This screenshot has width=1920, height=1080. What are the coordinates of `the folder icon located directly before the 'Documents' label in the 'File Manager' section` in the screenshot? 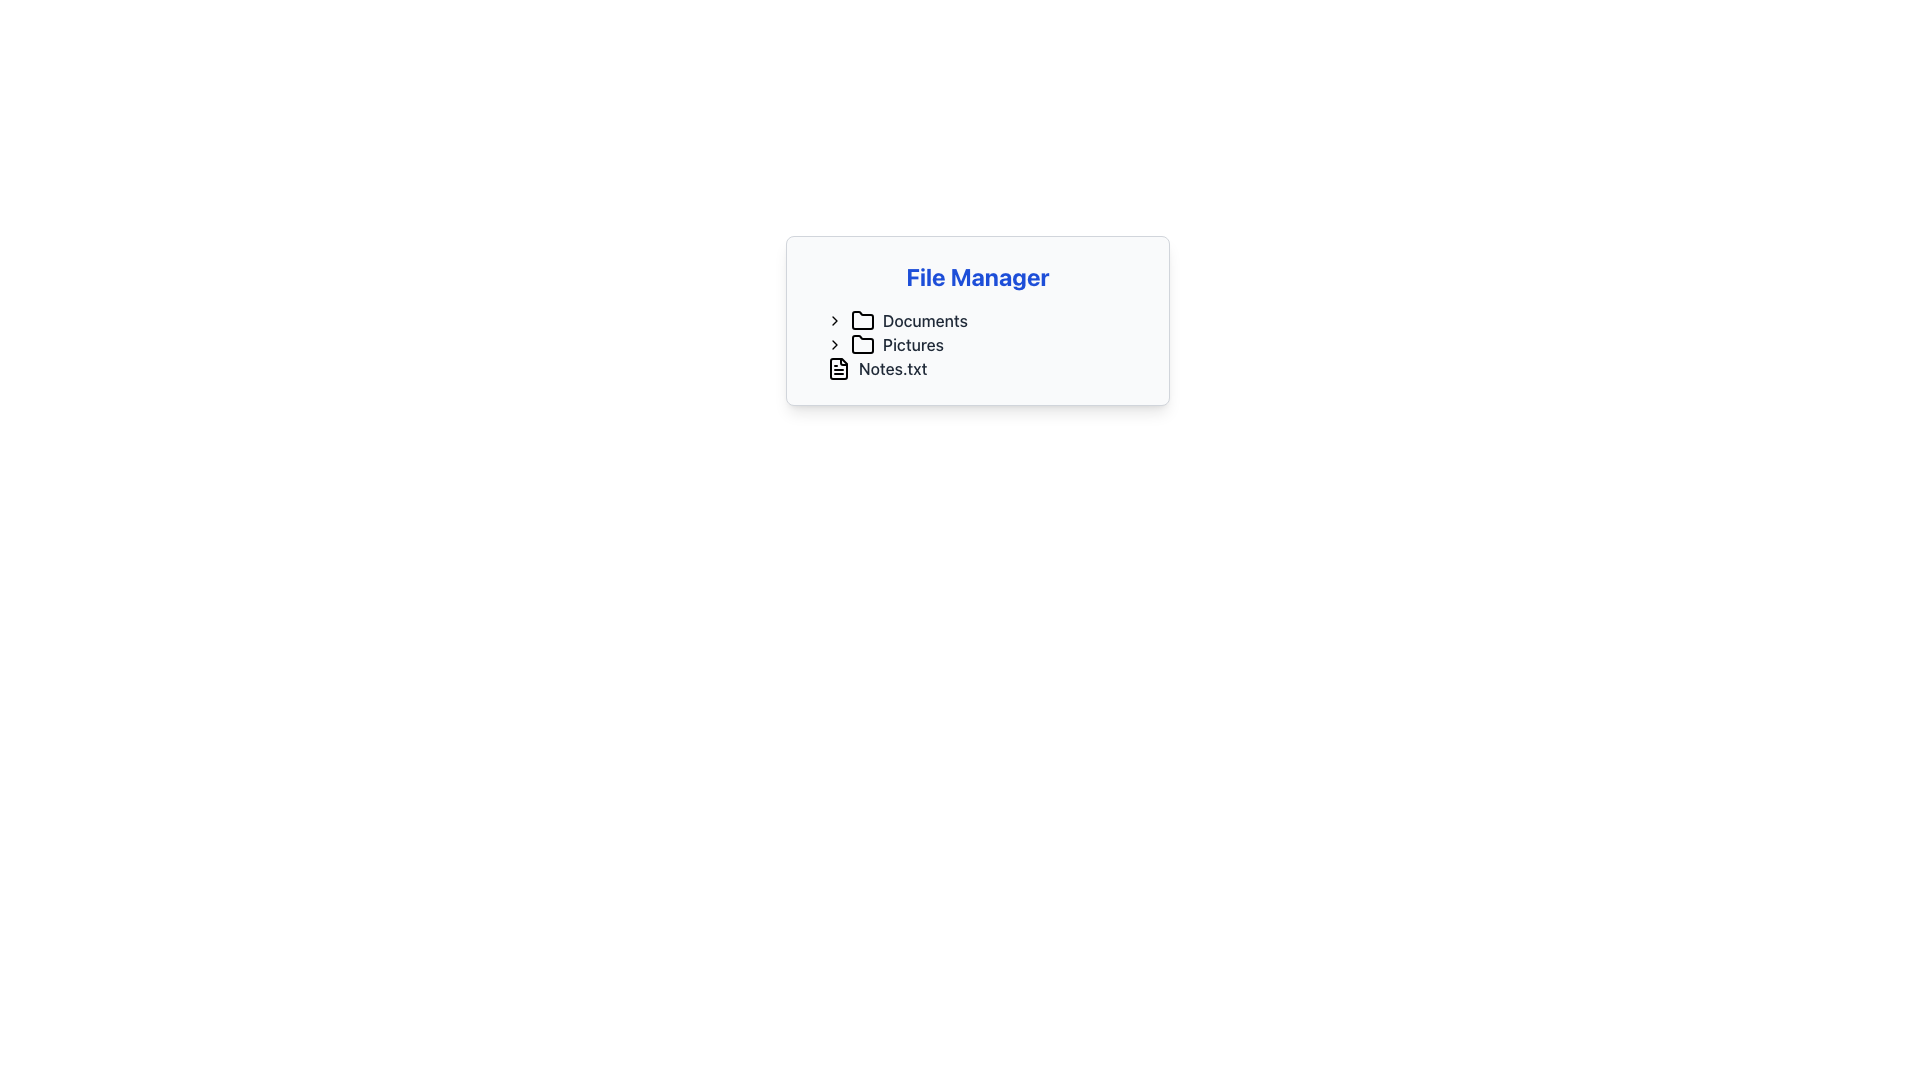 It's located at (863, 319).